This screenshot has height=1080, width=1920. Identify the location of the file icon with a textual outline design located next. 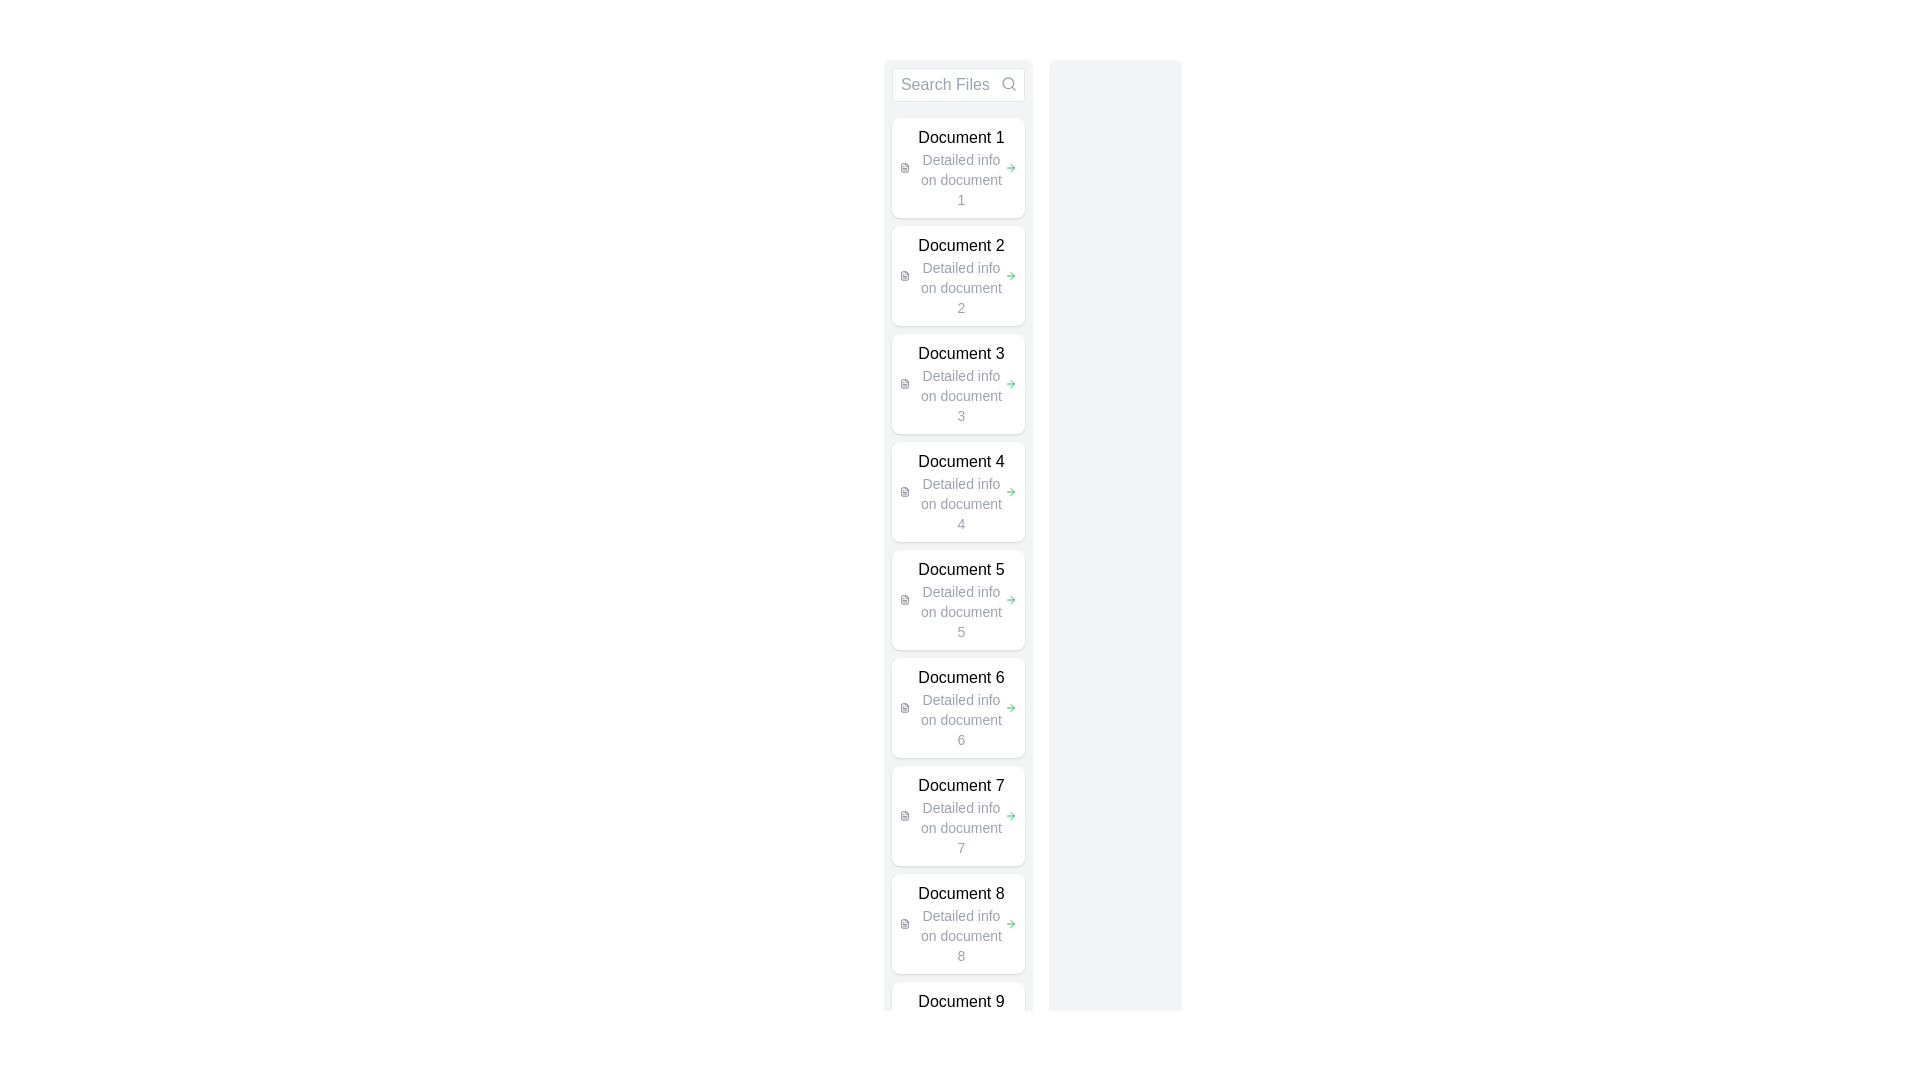
(903, 599).